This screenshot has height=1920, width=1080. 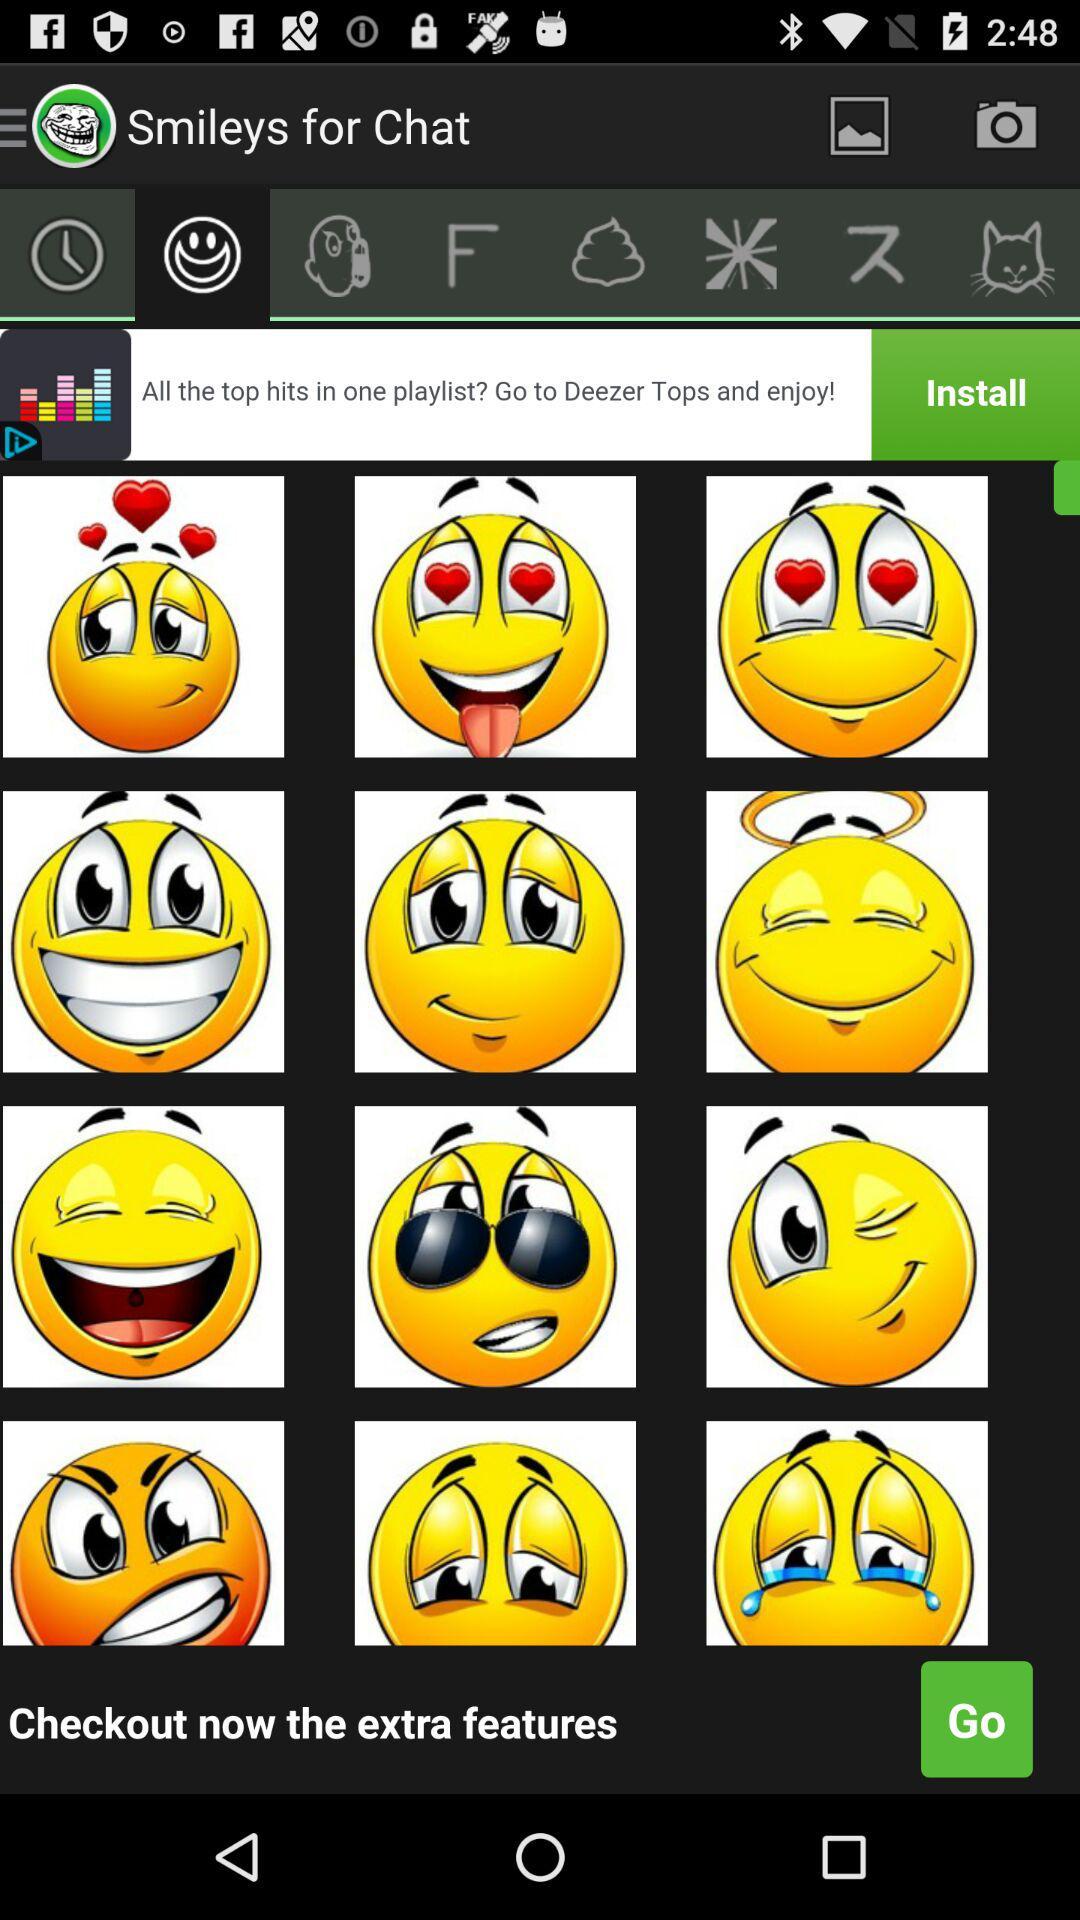 What do you see at coordinates (1006, 124) in the screenshot?
I see `take a photo` at bounding box center [1006, 124].